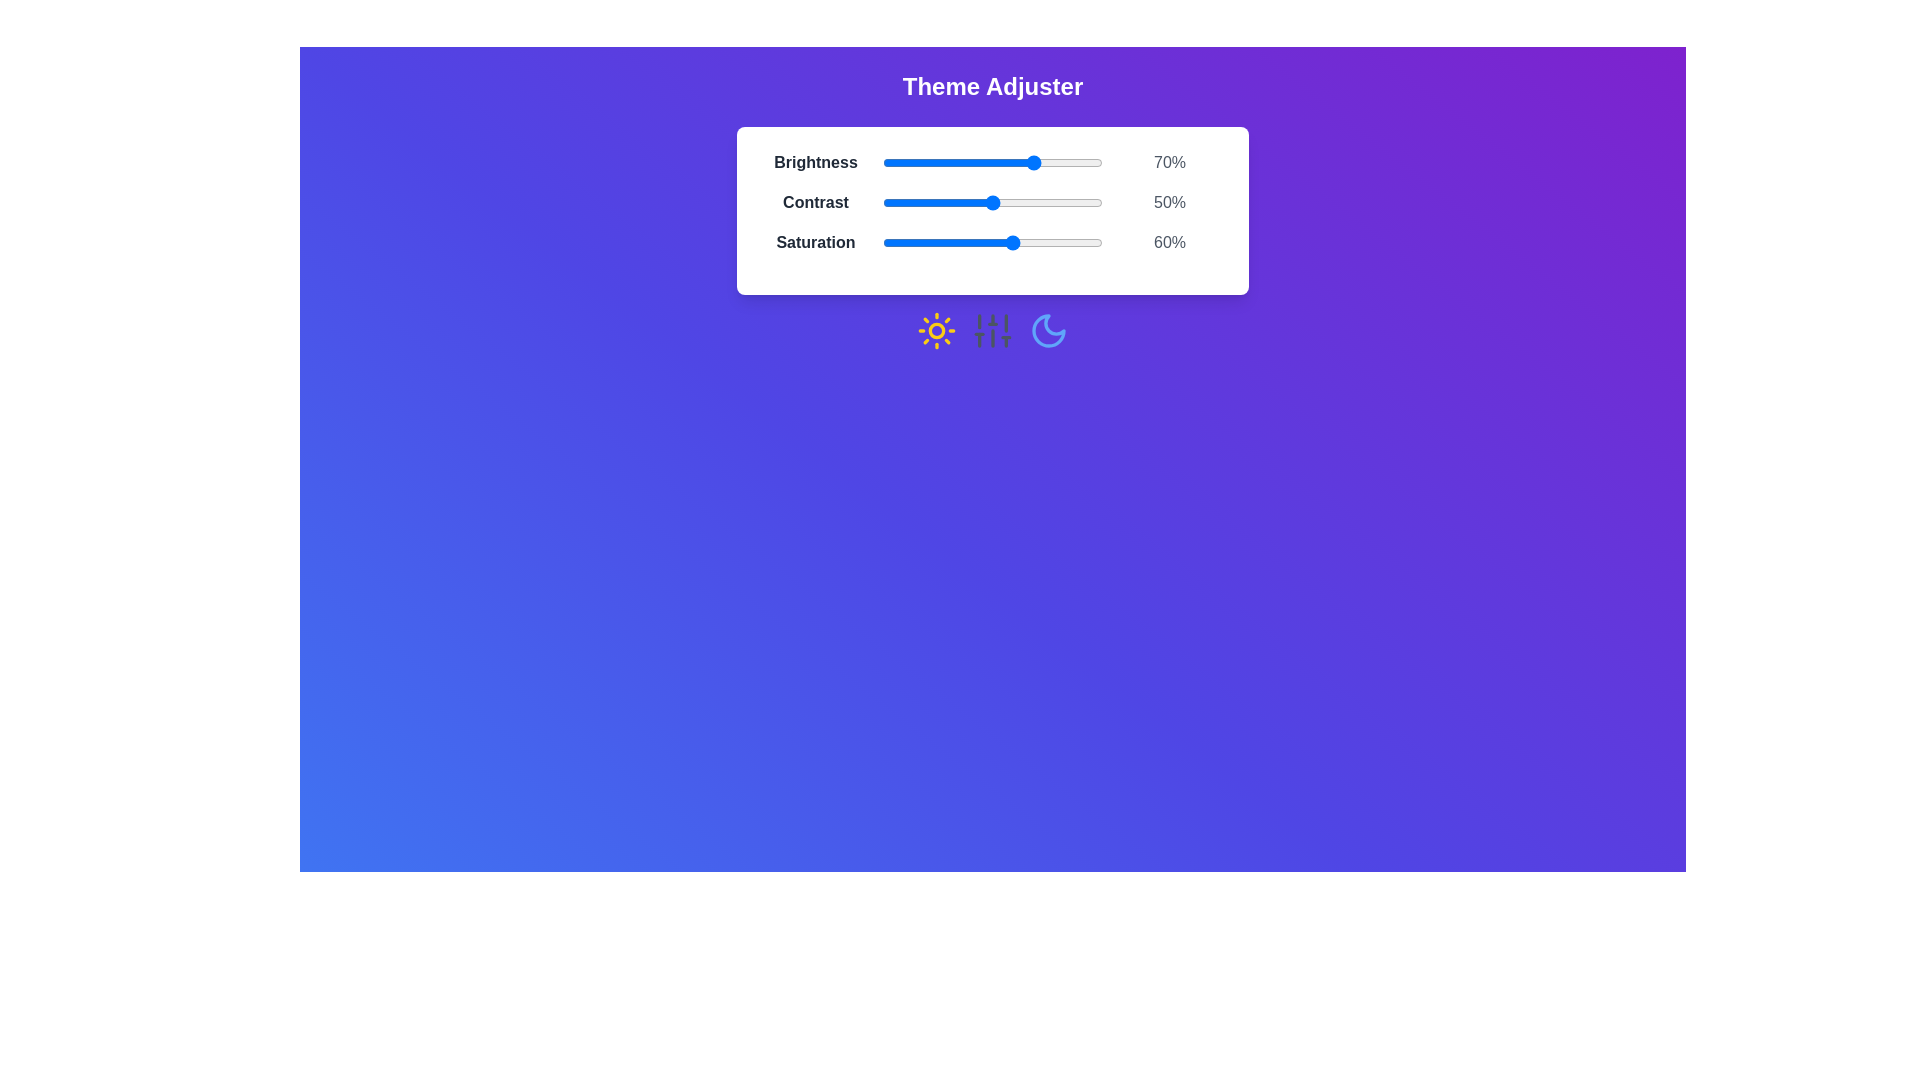 Image resolution: width=1920 pixels, height=1080 pixels. What do you see at coordinates (1008, 203) in the screenshot?
I see `the 1 slider to 57%` at bounding box center [1008, 203].